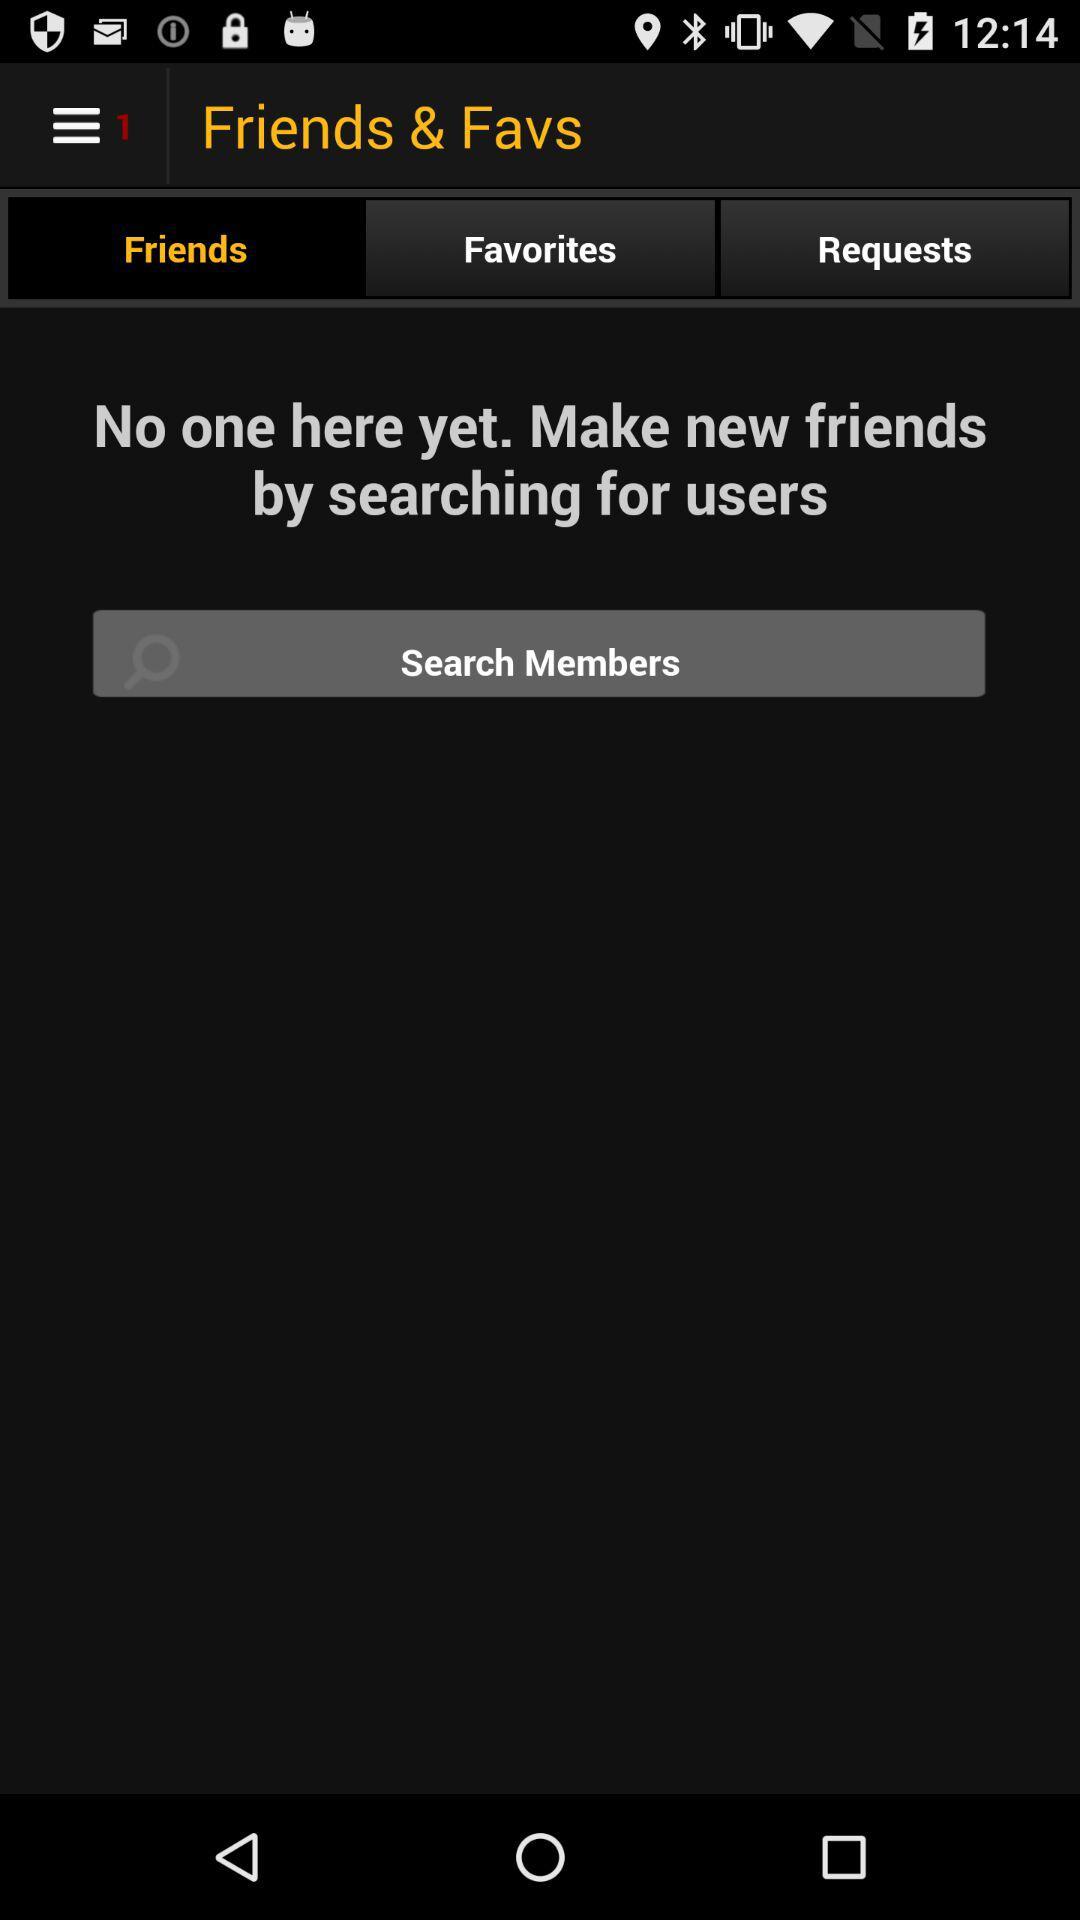  I want to click on the requests, so click(893, 247).